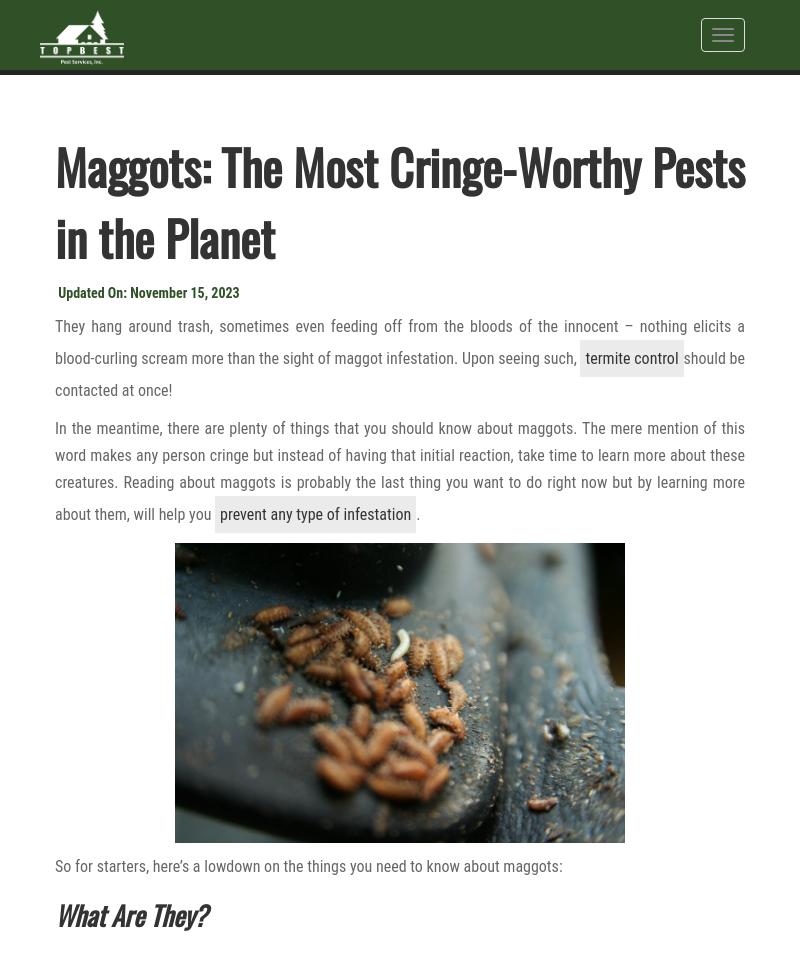 This screenshot has height=975, width=800. What do you see at coordinates (400, 341) in the screenshot?
I see `'They hang around trash, sometimes even feeding off from the bloods of the innocent – nothing elicits a blood-curling scream more than the sight of maggot infestation. Upon seeing such,'` at bounding box center [400, 341].